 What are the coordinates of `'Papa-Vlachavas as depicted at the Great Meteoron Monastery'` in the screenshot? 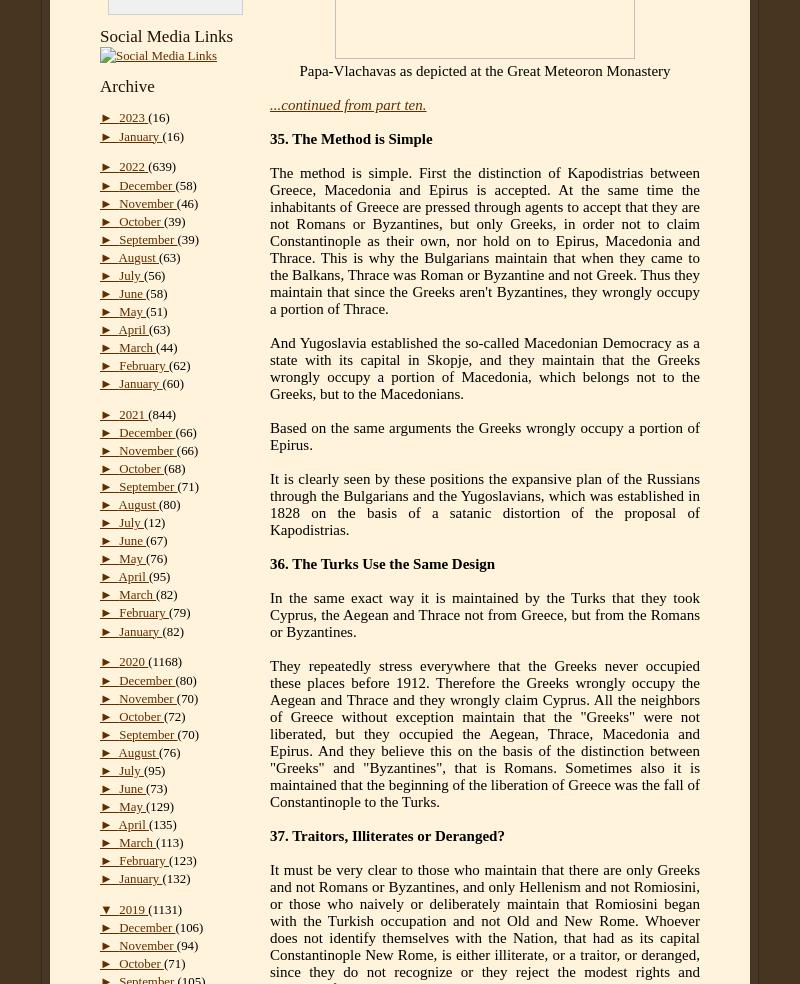 It's located at (299, 70).